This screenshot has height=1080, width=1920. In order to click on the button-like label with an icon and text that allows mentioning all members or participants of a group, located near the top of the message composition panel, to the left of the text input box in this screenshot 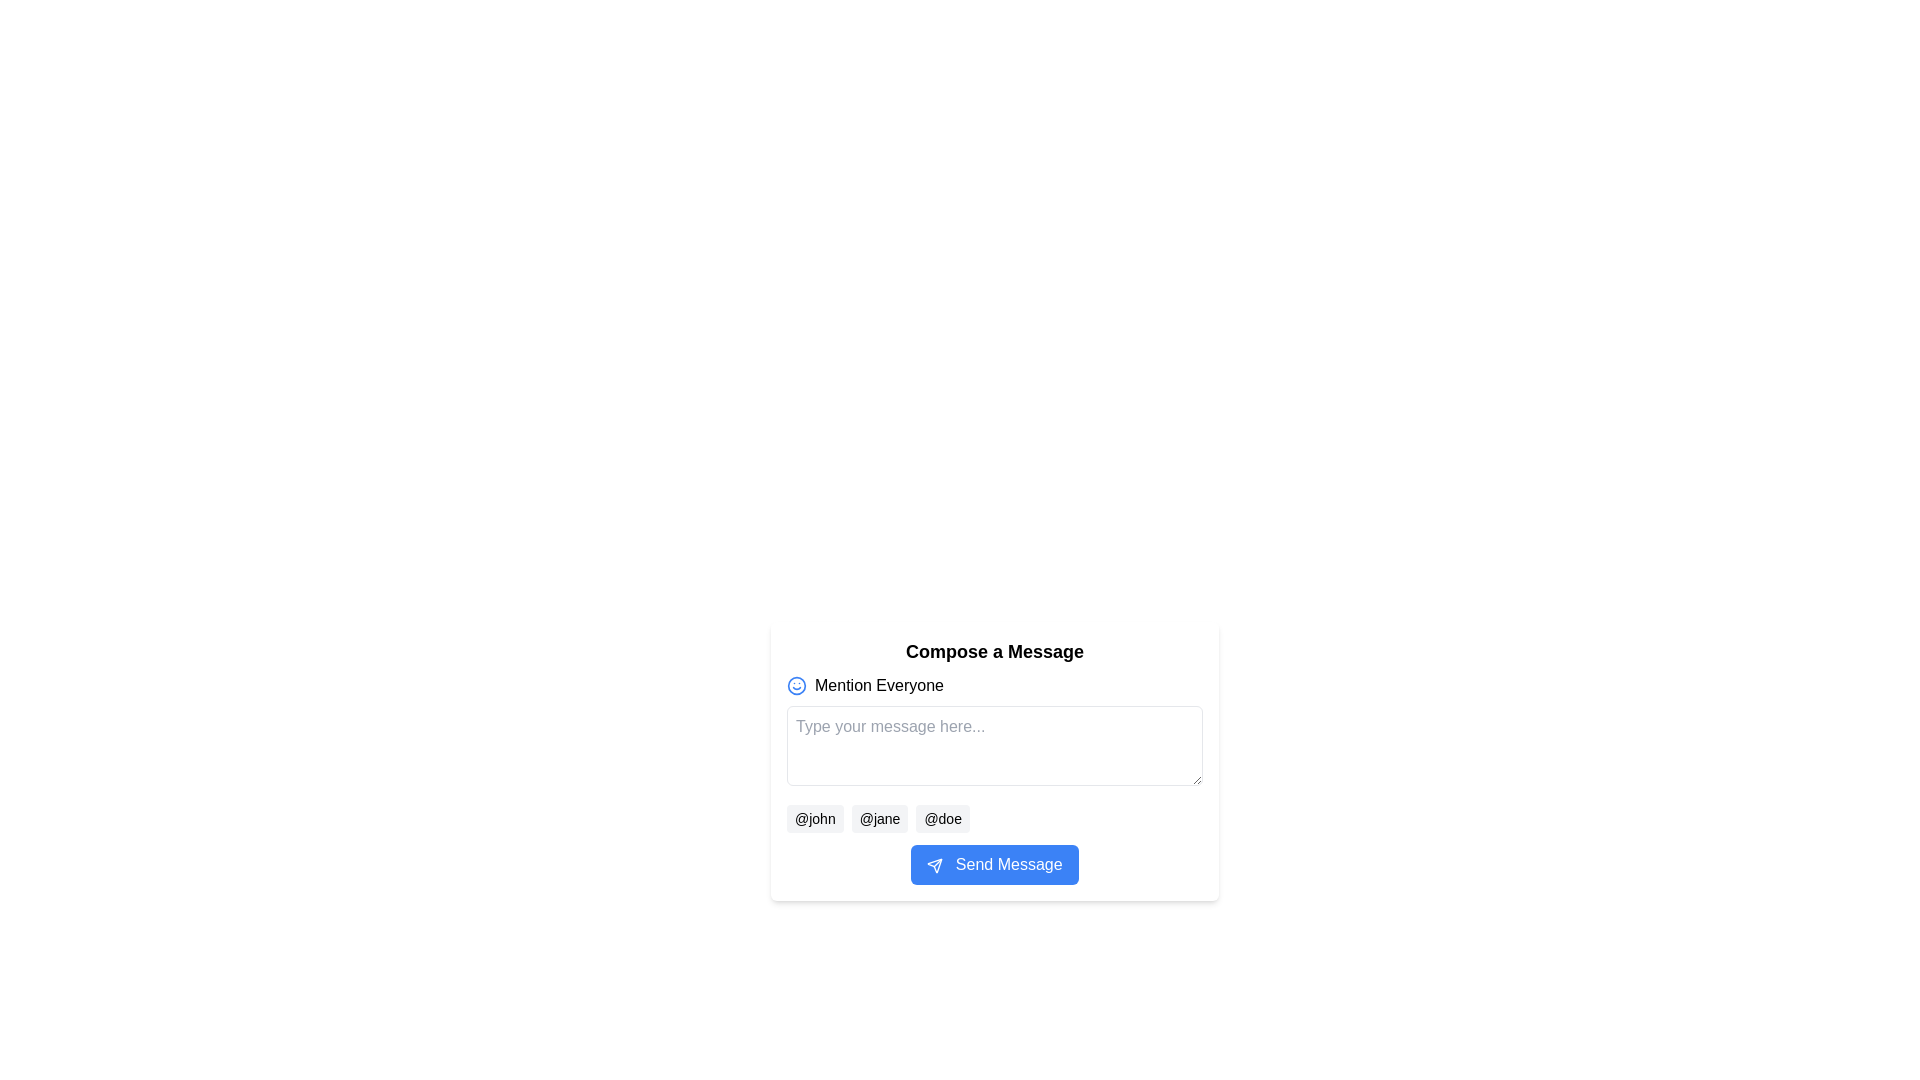, I will do `click(865, 685)`.